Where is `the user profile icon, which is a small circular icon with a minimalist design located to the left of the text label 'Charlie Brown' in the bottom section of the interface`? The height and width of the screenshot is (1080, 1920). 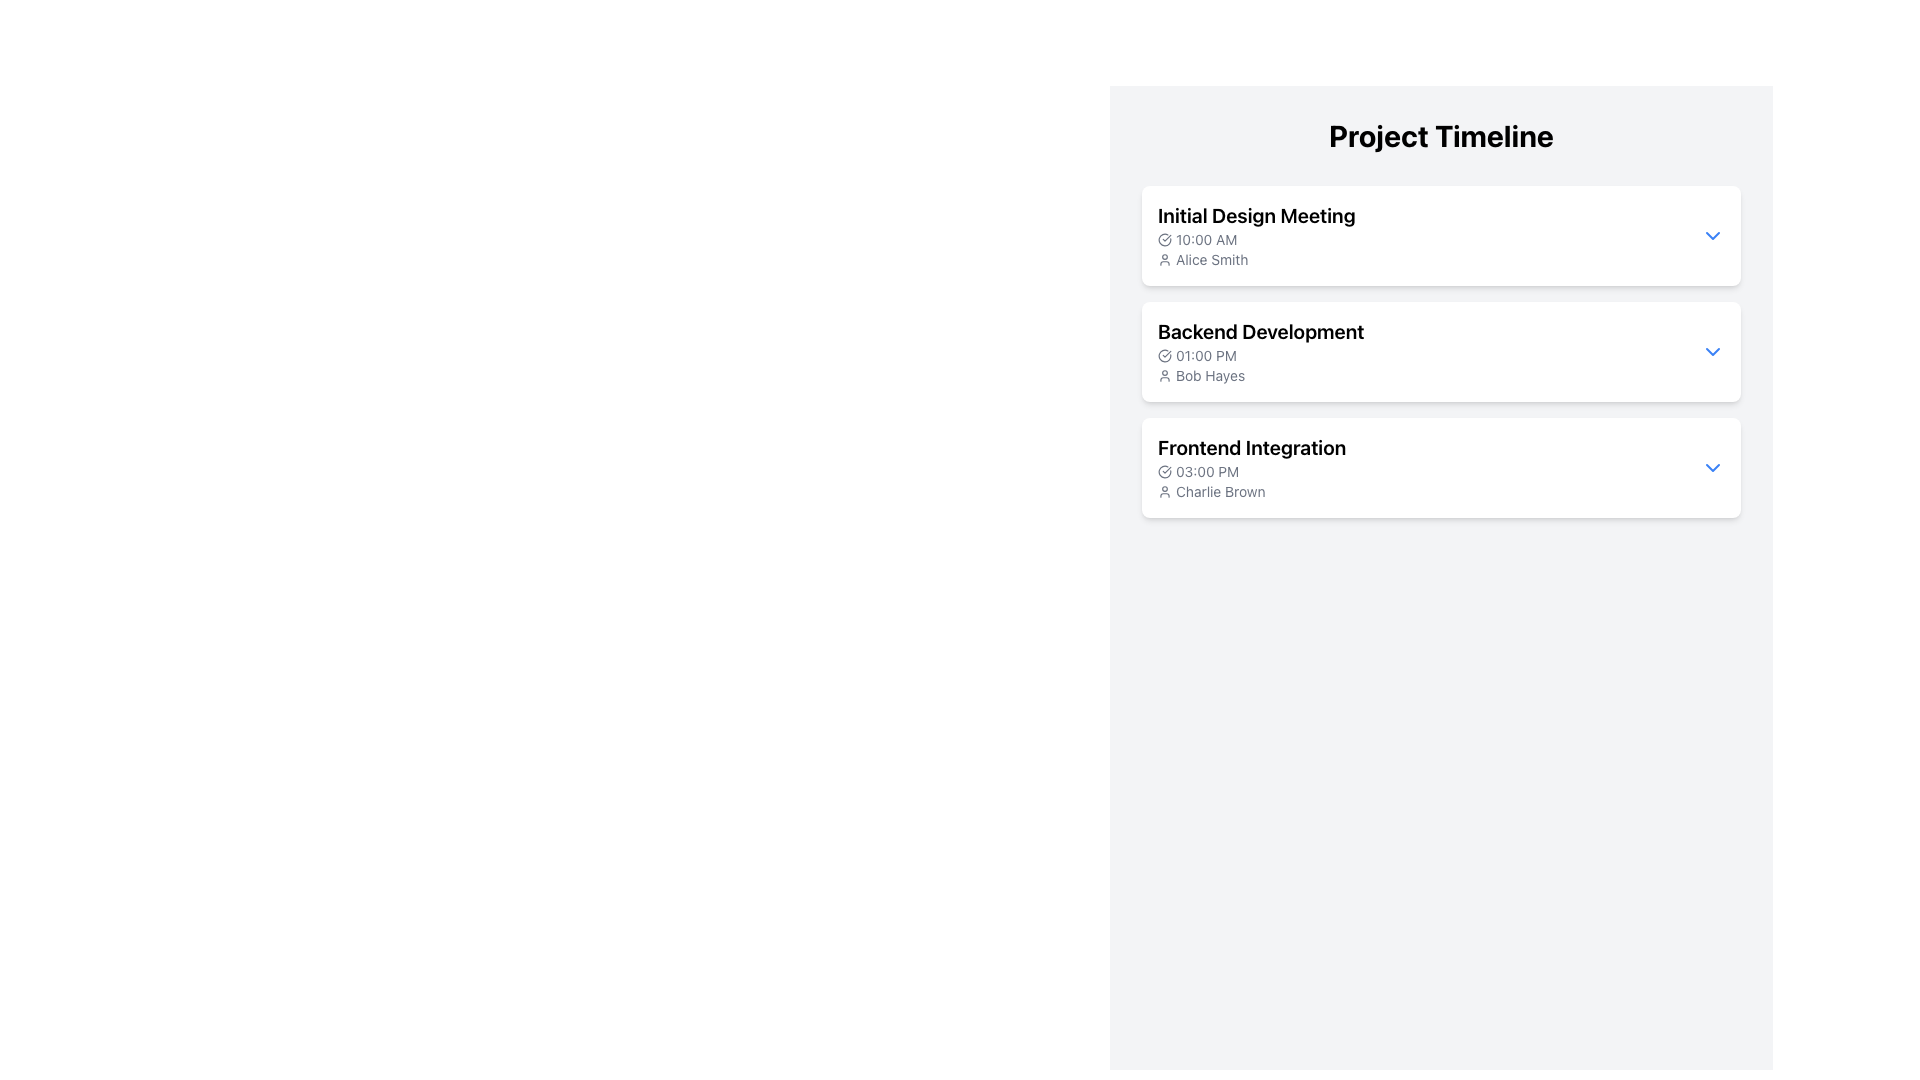
the user profile icon, which is a small circular icon with a minimalist design located to the left of the text label 'Charlie Brown' in the bottom section of the interface is located at coordinates (1165, 492).